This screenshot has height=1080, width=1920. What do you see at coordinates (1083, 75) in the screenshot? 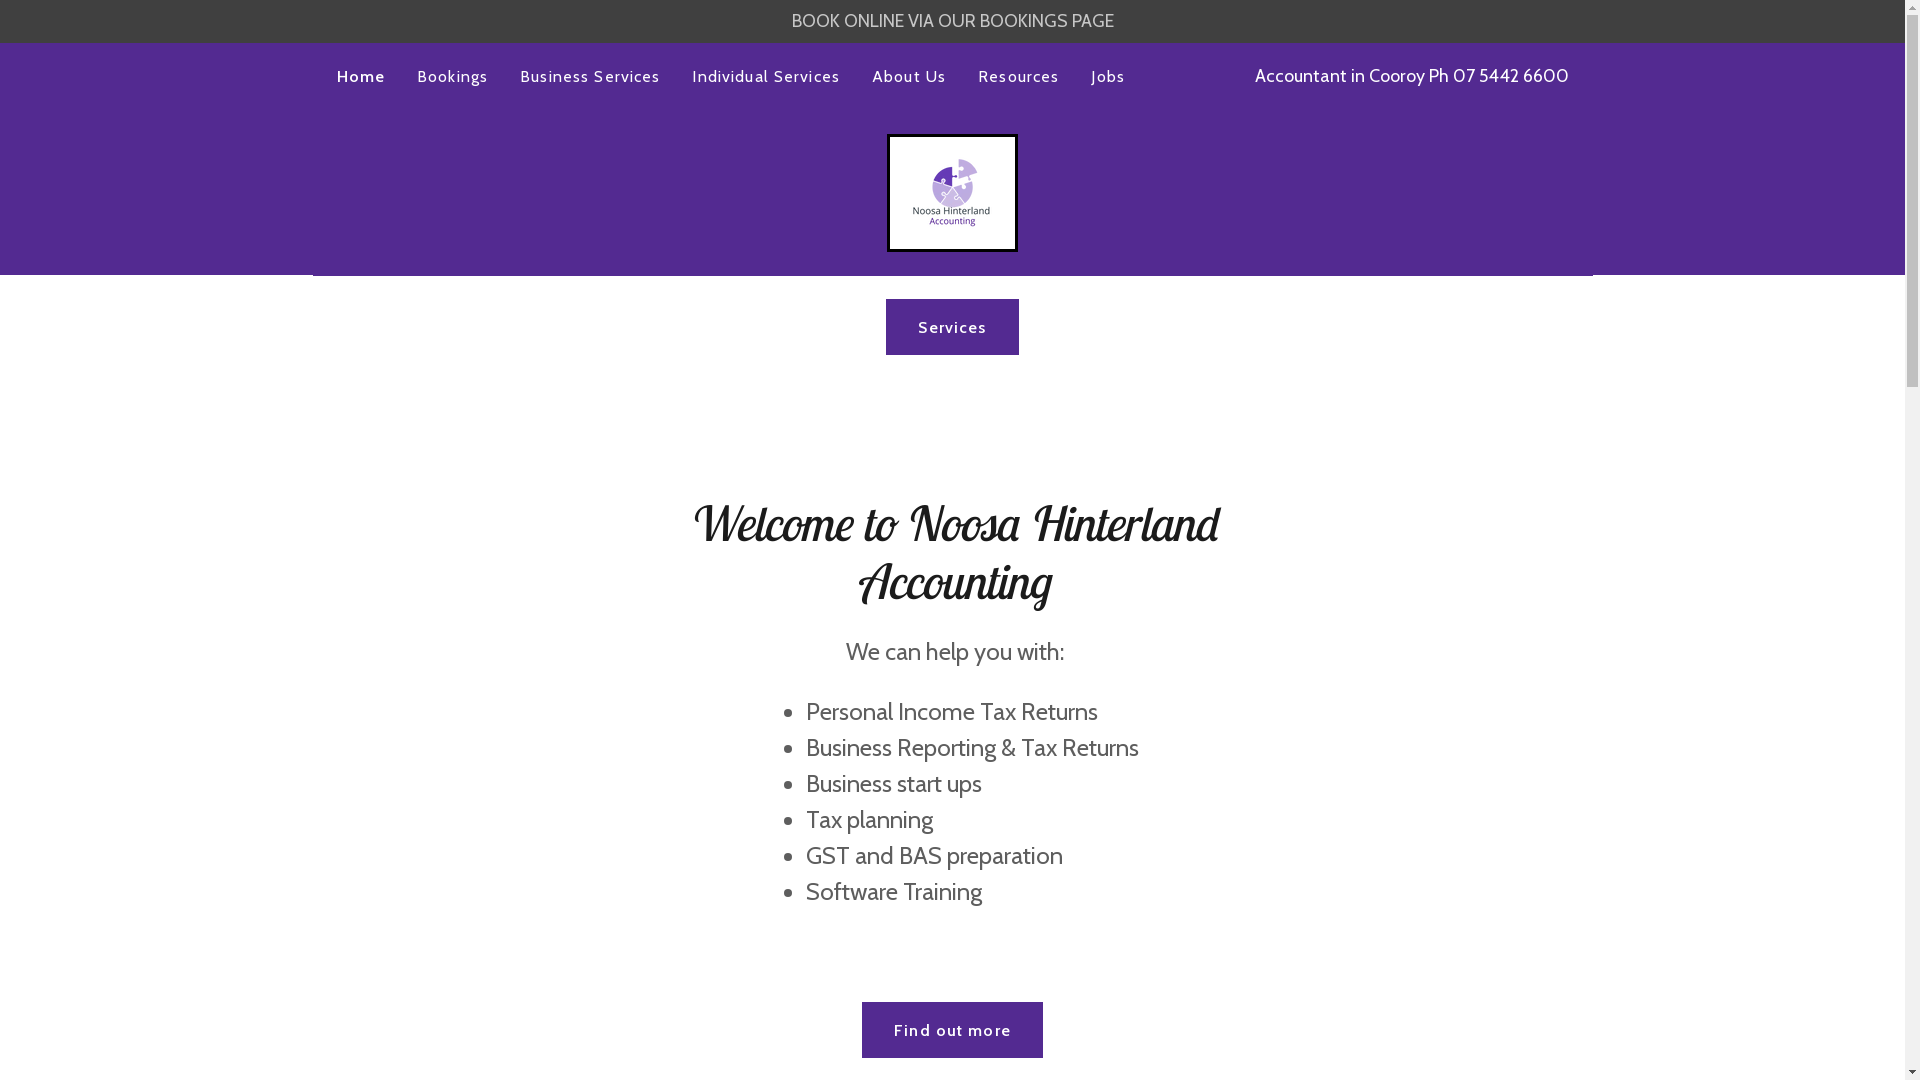
I see `'Jobs'` at bounding box center [1083, 75].